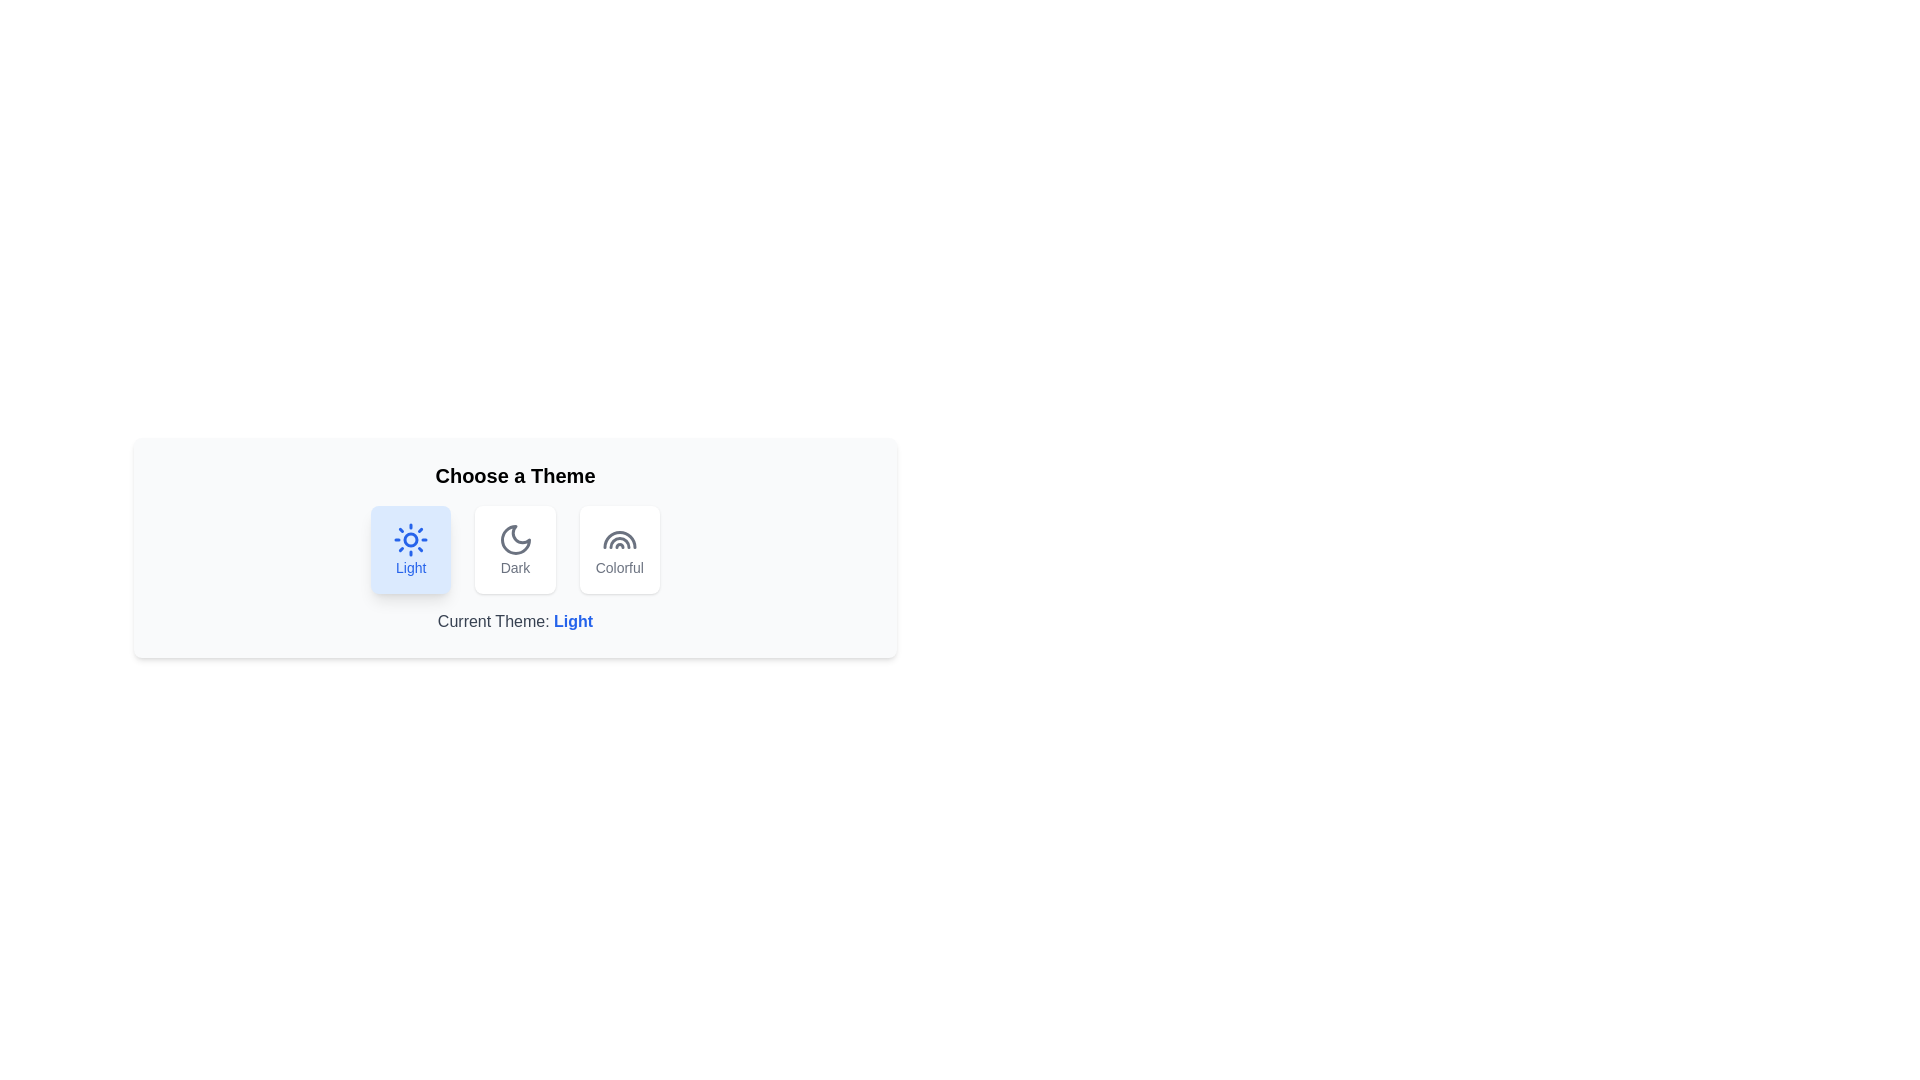  What do you see at coordinates (410, 550) in the screenshot?
I see `the Light button to see the hover effect` at bounding box center [410, 550].